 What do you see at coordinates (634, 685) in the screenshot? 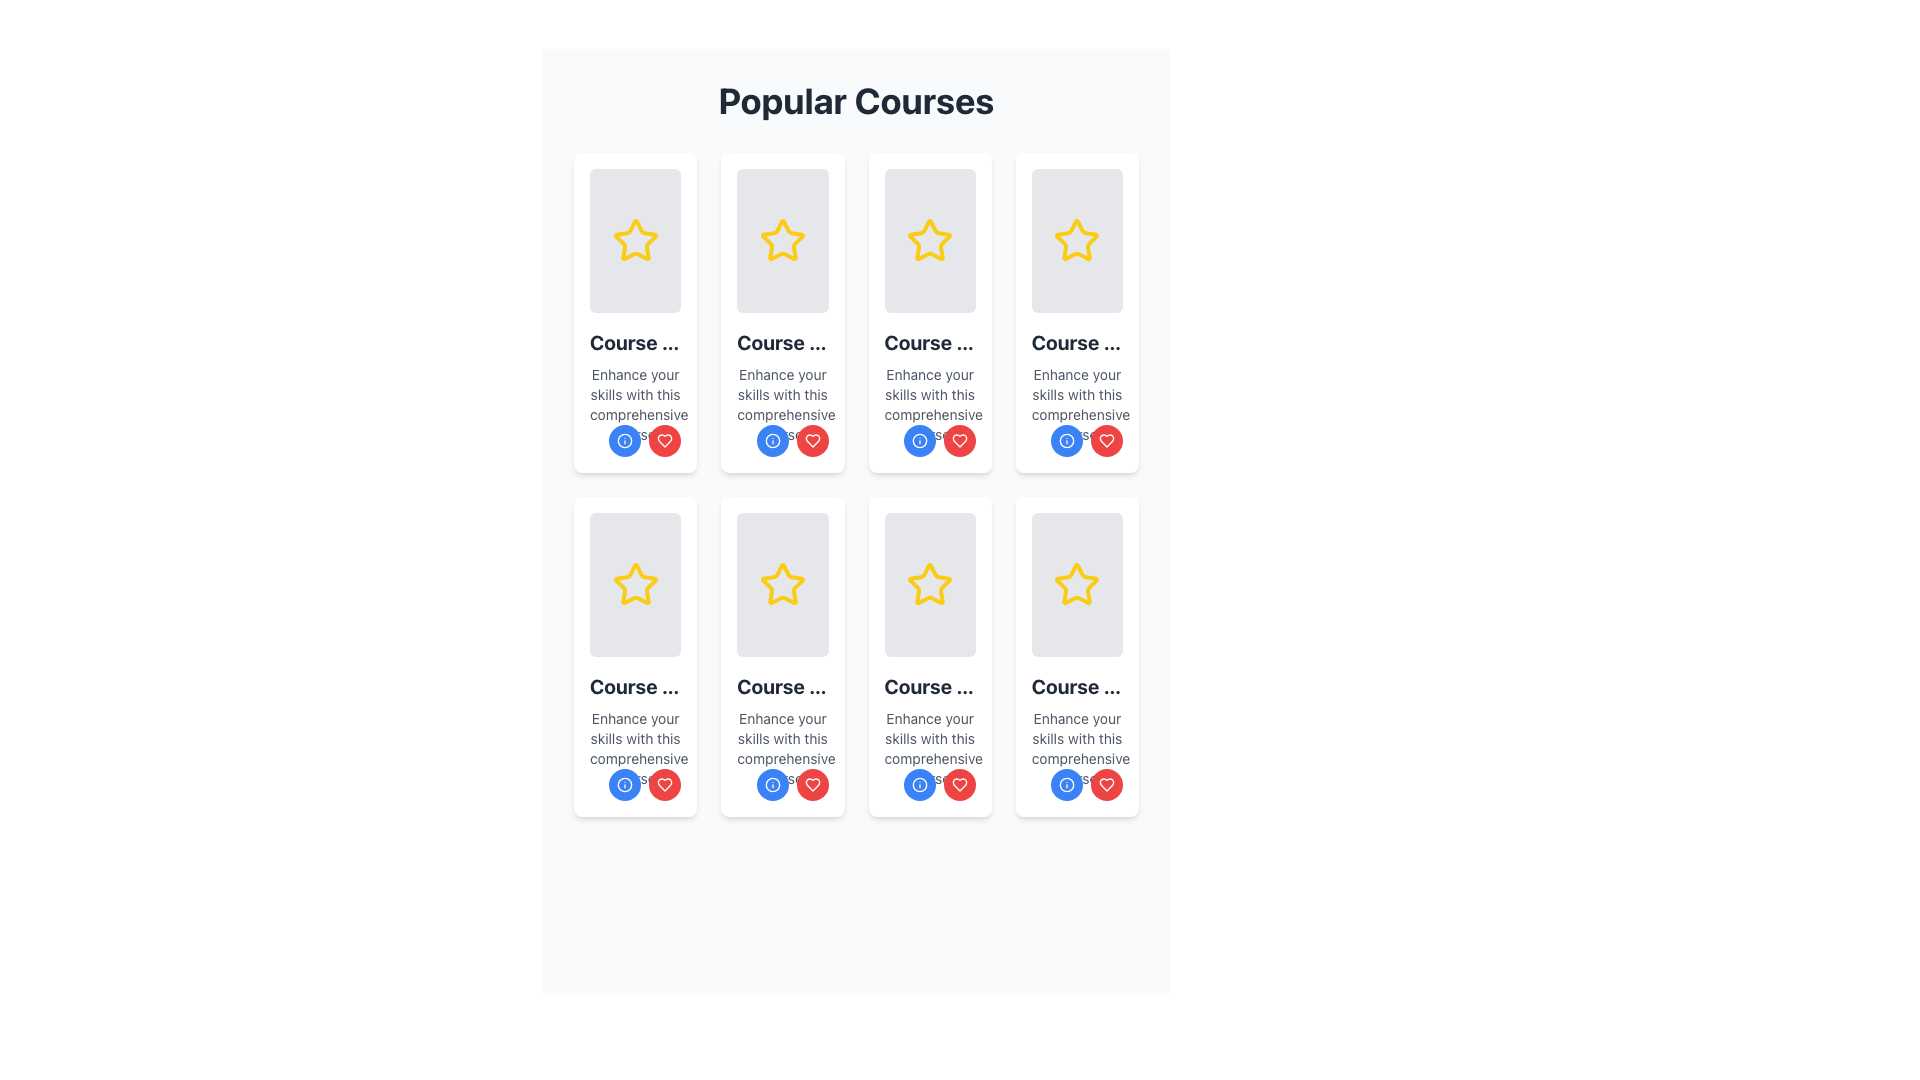
I see `text element titled 'Course Title 5', which is styled in a larger, bold font and positioned within a card design below an image placeholder and above a descriptive text paragraph` at bounding box center [634, 685].